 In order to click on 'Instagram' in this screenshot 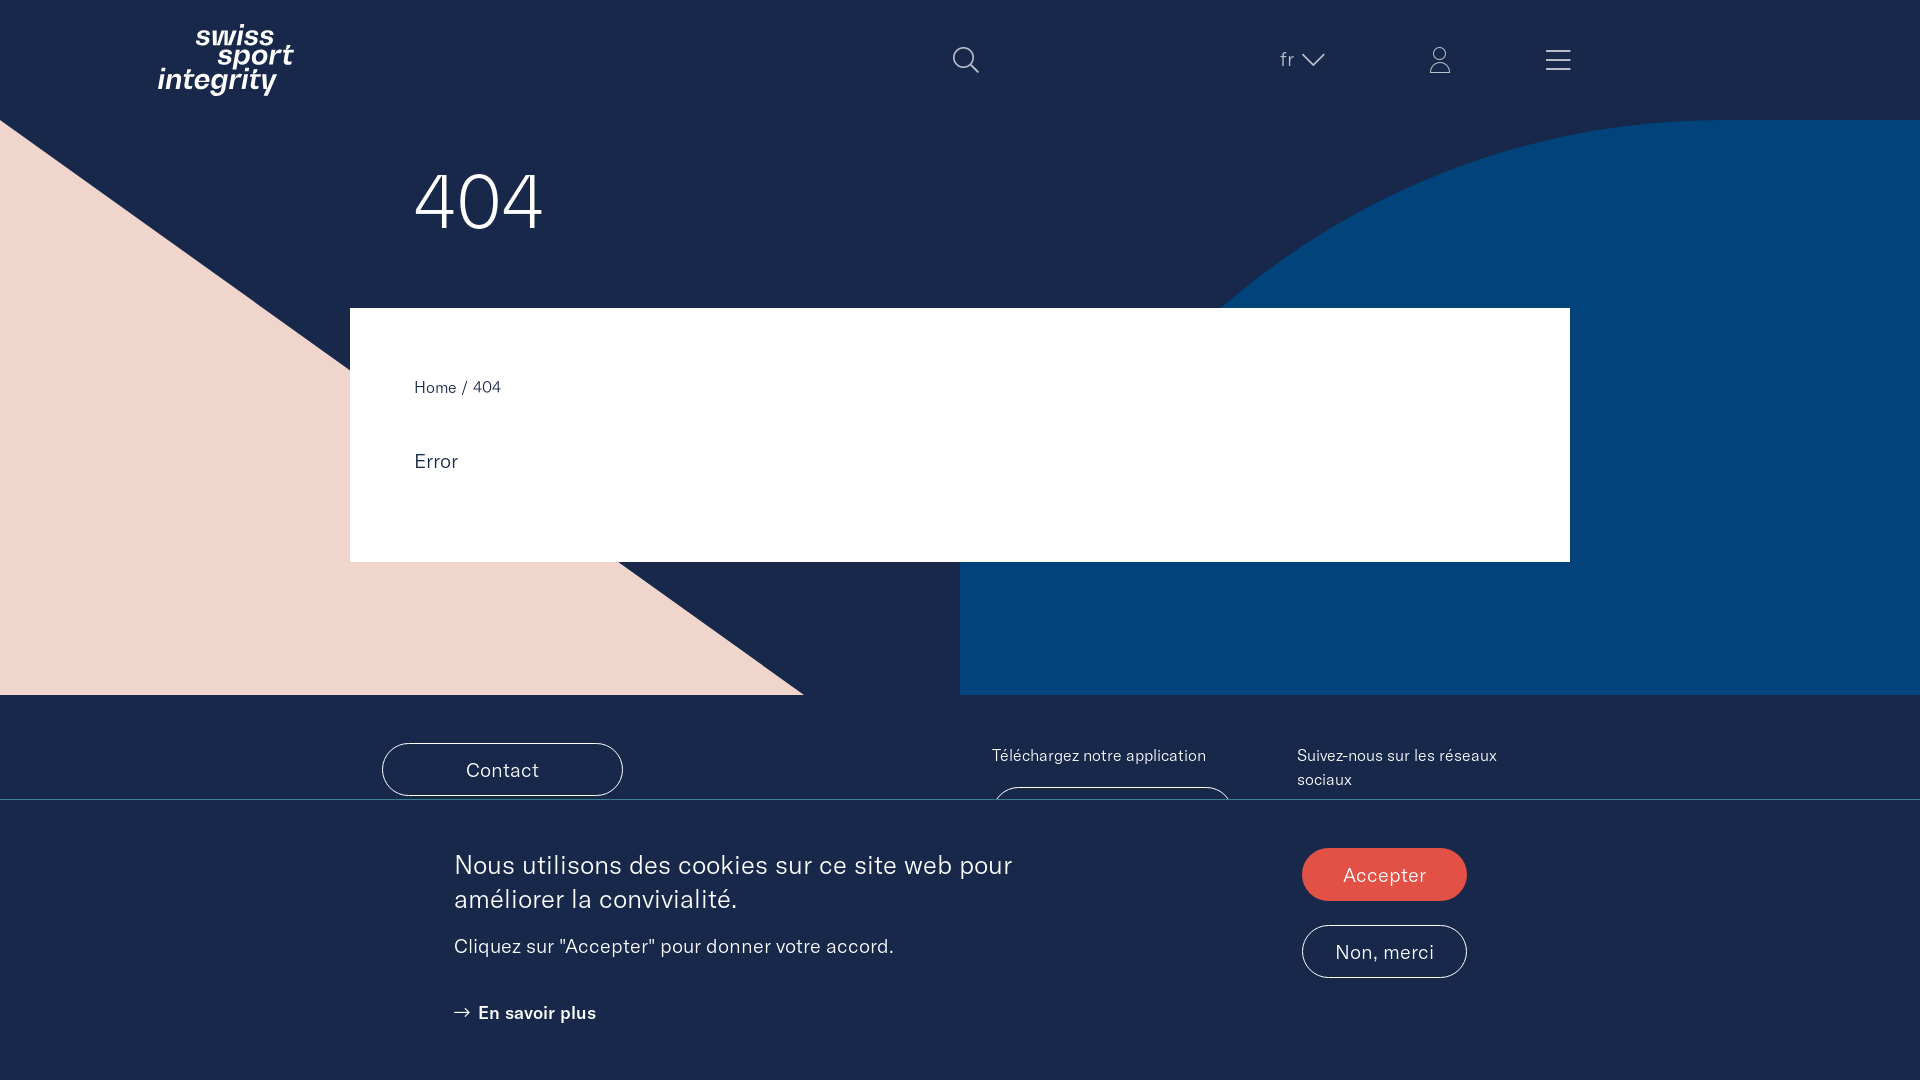, I will do `click(1435, 830)`.